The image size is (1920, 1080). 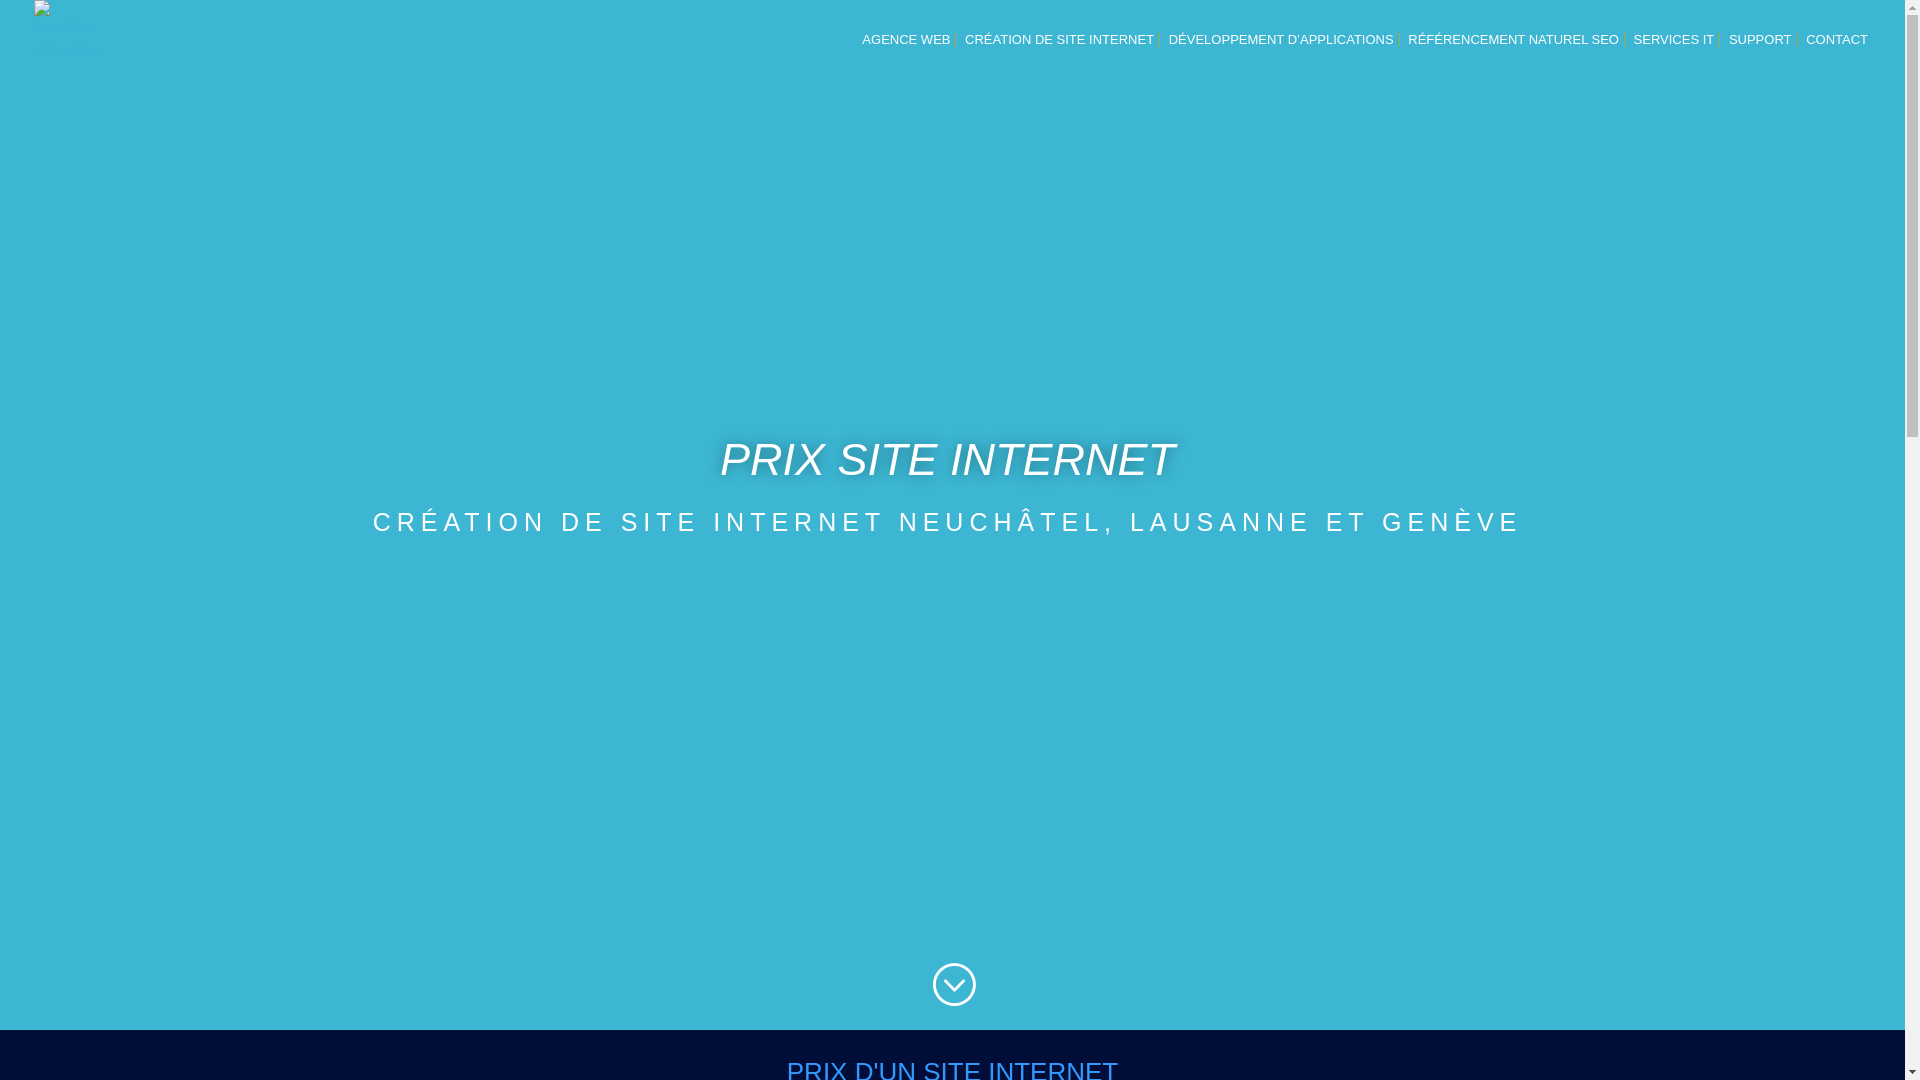 I want to click on 'SUPPORT', so click(x=1760, y=55).